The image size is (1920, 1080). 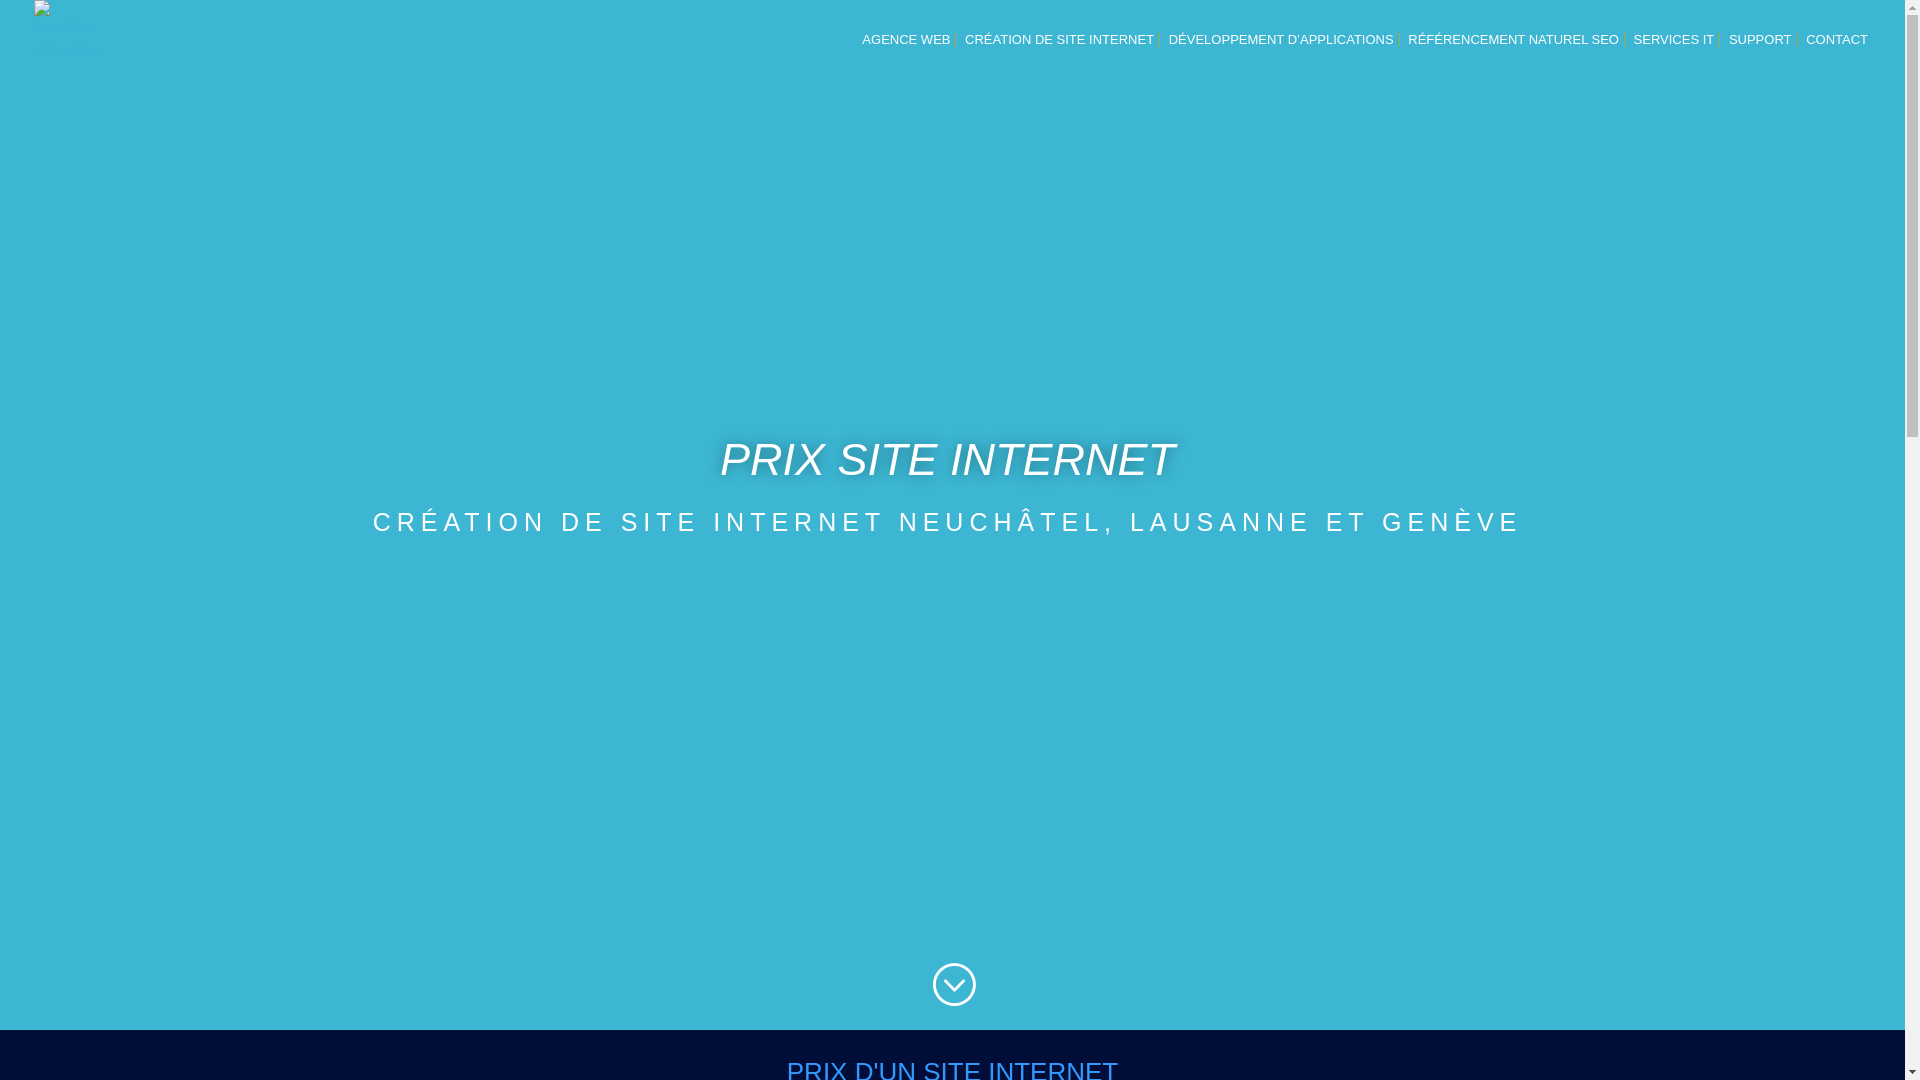 I want to click on 'SUPPORT', so click(x=1760, y=55).